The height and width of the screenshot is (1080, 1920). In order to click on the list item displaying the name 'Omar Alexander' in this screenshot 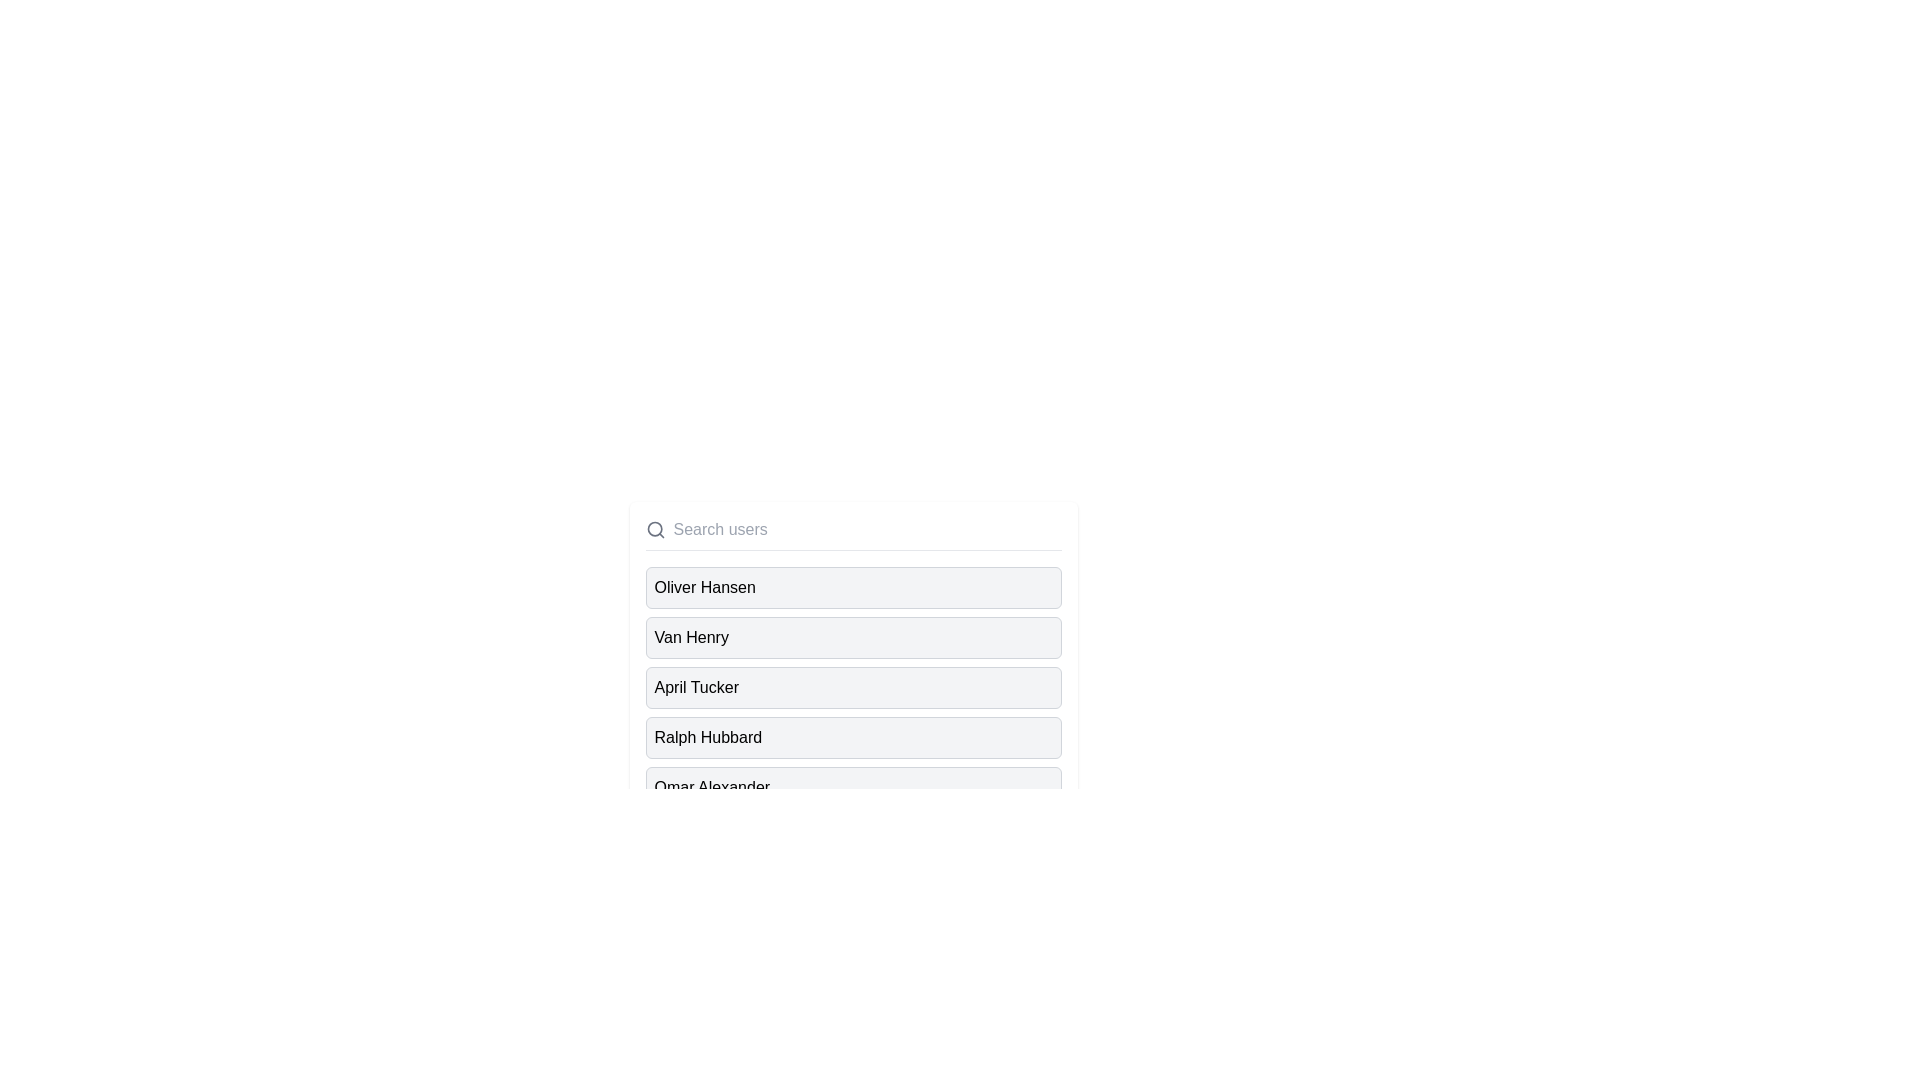, I will do `click(853, 786)`.